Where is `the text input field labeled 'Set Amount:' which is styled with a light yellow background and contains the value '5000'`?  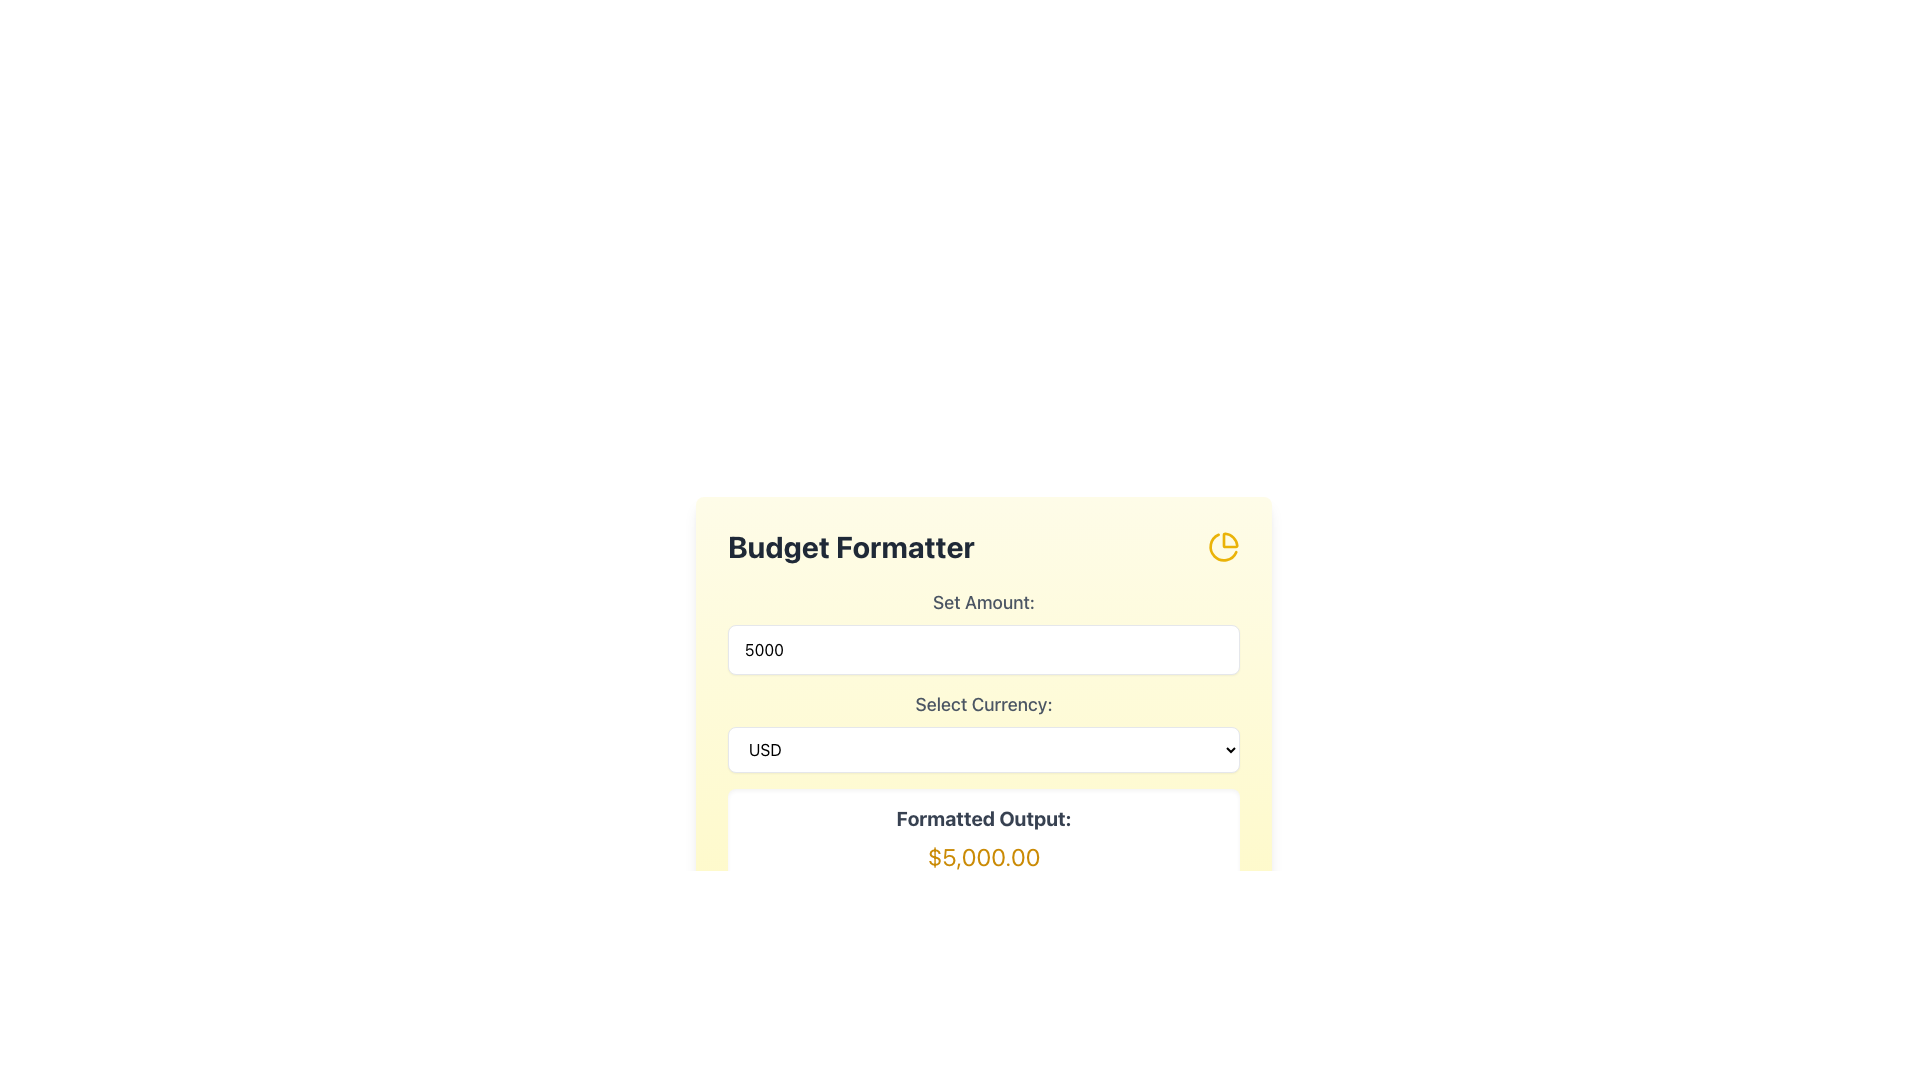 the text input field labeled 'Set Amount:' which is styled with a light yellow background and contains the value '5000' is located at coordinates (983, 632).